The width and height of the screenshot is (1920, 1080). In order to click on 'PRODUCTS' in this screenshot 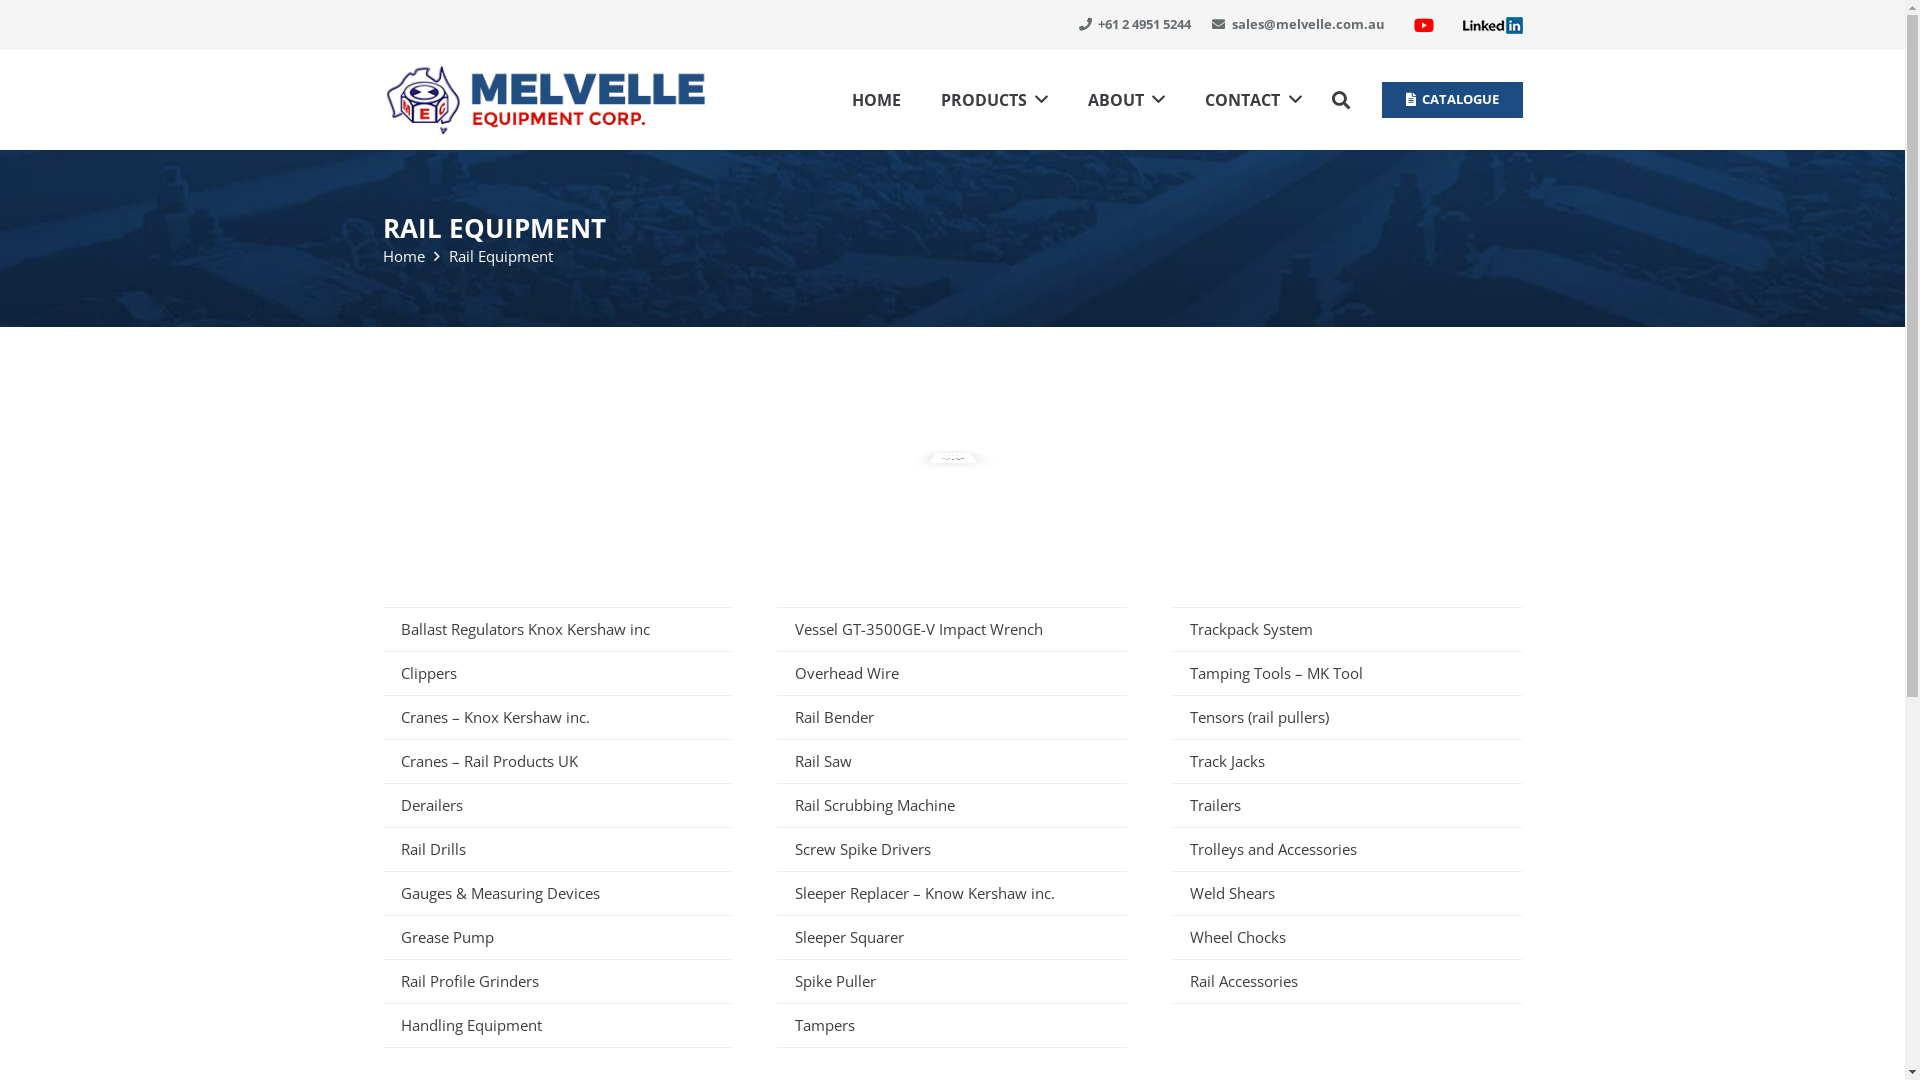, I will do `click(994, 100)`.